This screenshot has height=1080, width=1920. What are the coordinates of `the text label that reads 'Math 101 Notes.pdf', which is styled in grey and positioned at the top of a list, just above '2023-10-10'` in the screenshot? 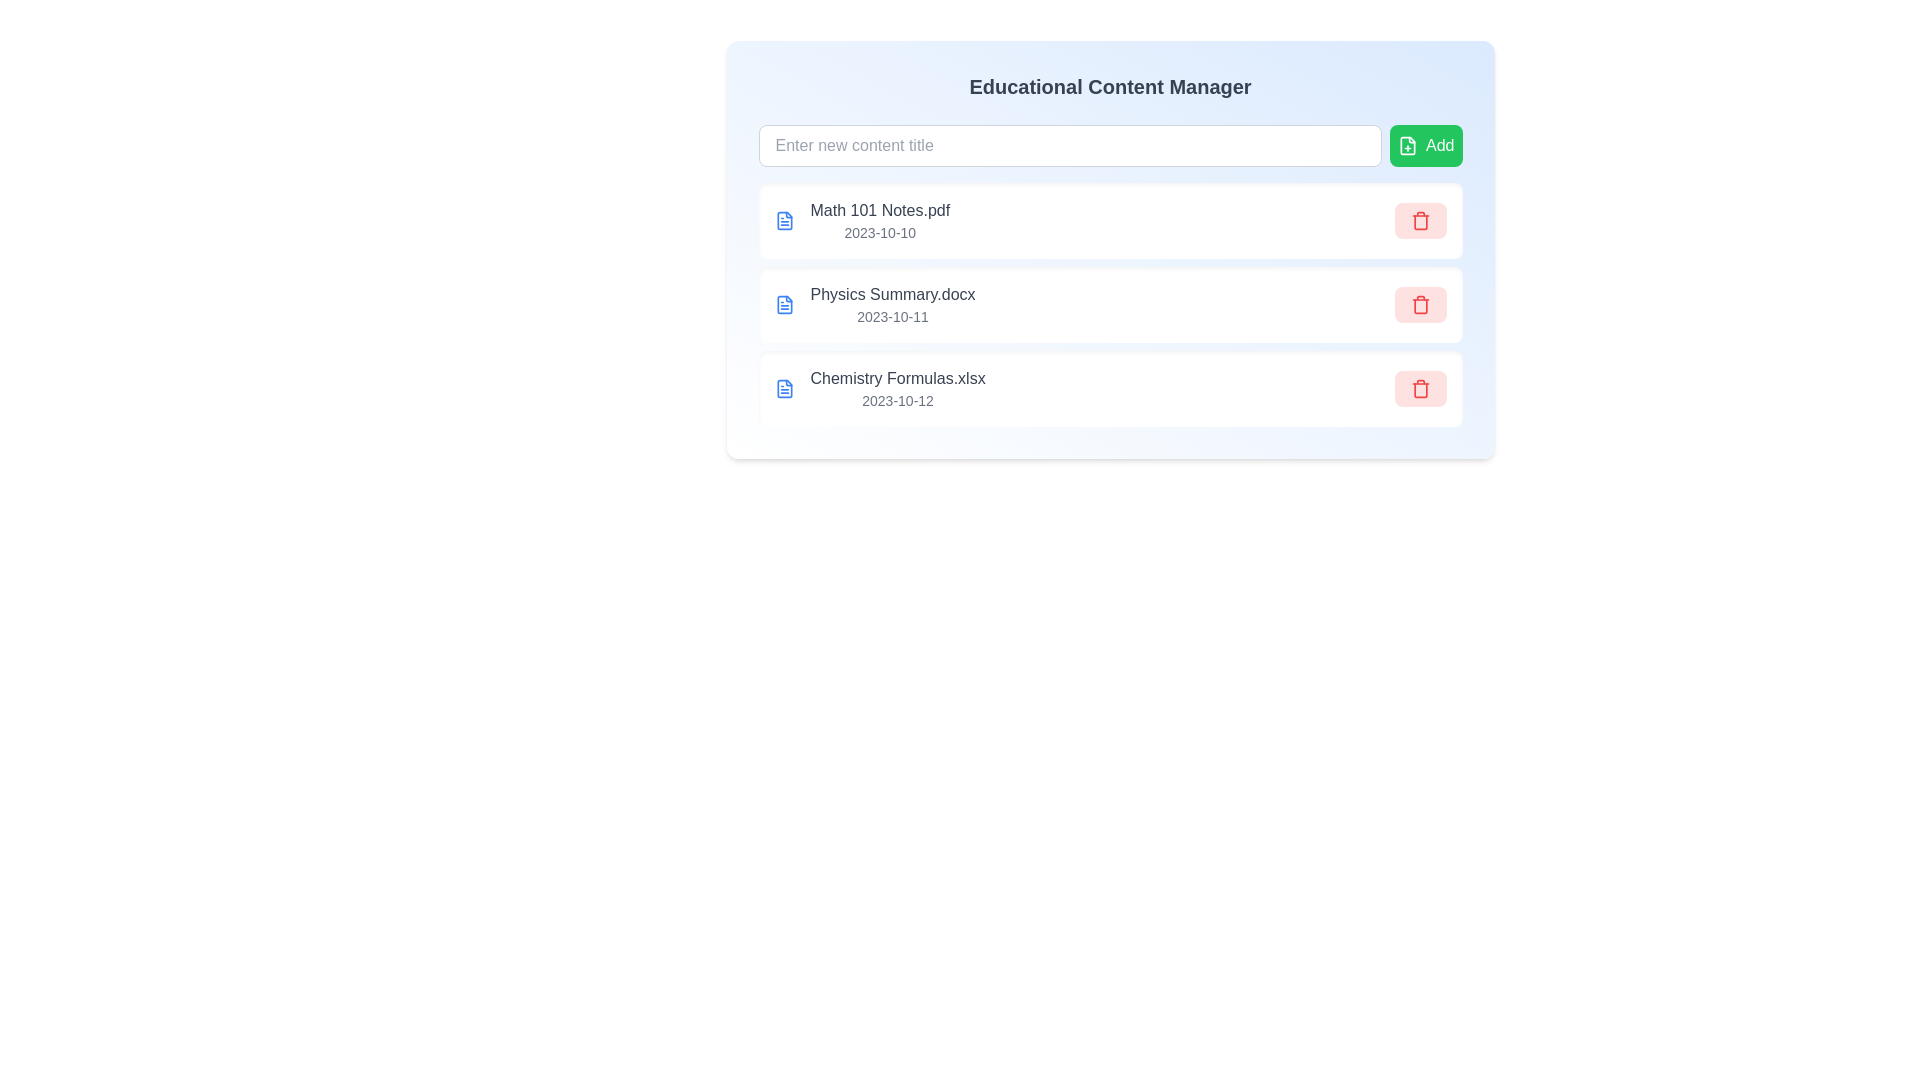 It's located at (880, 211).